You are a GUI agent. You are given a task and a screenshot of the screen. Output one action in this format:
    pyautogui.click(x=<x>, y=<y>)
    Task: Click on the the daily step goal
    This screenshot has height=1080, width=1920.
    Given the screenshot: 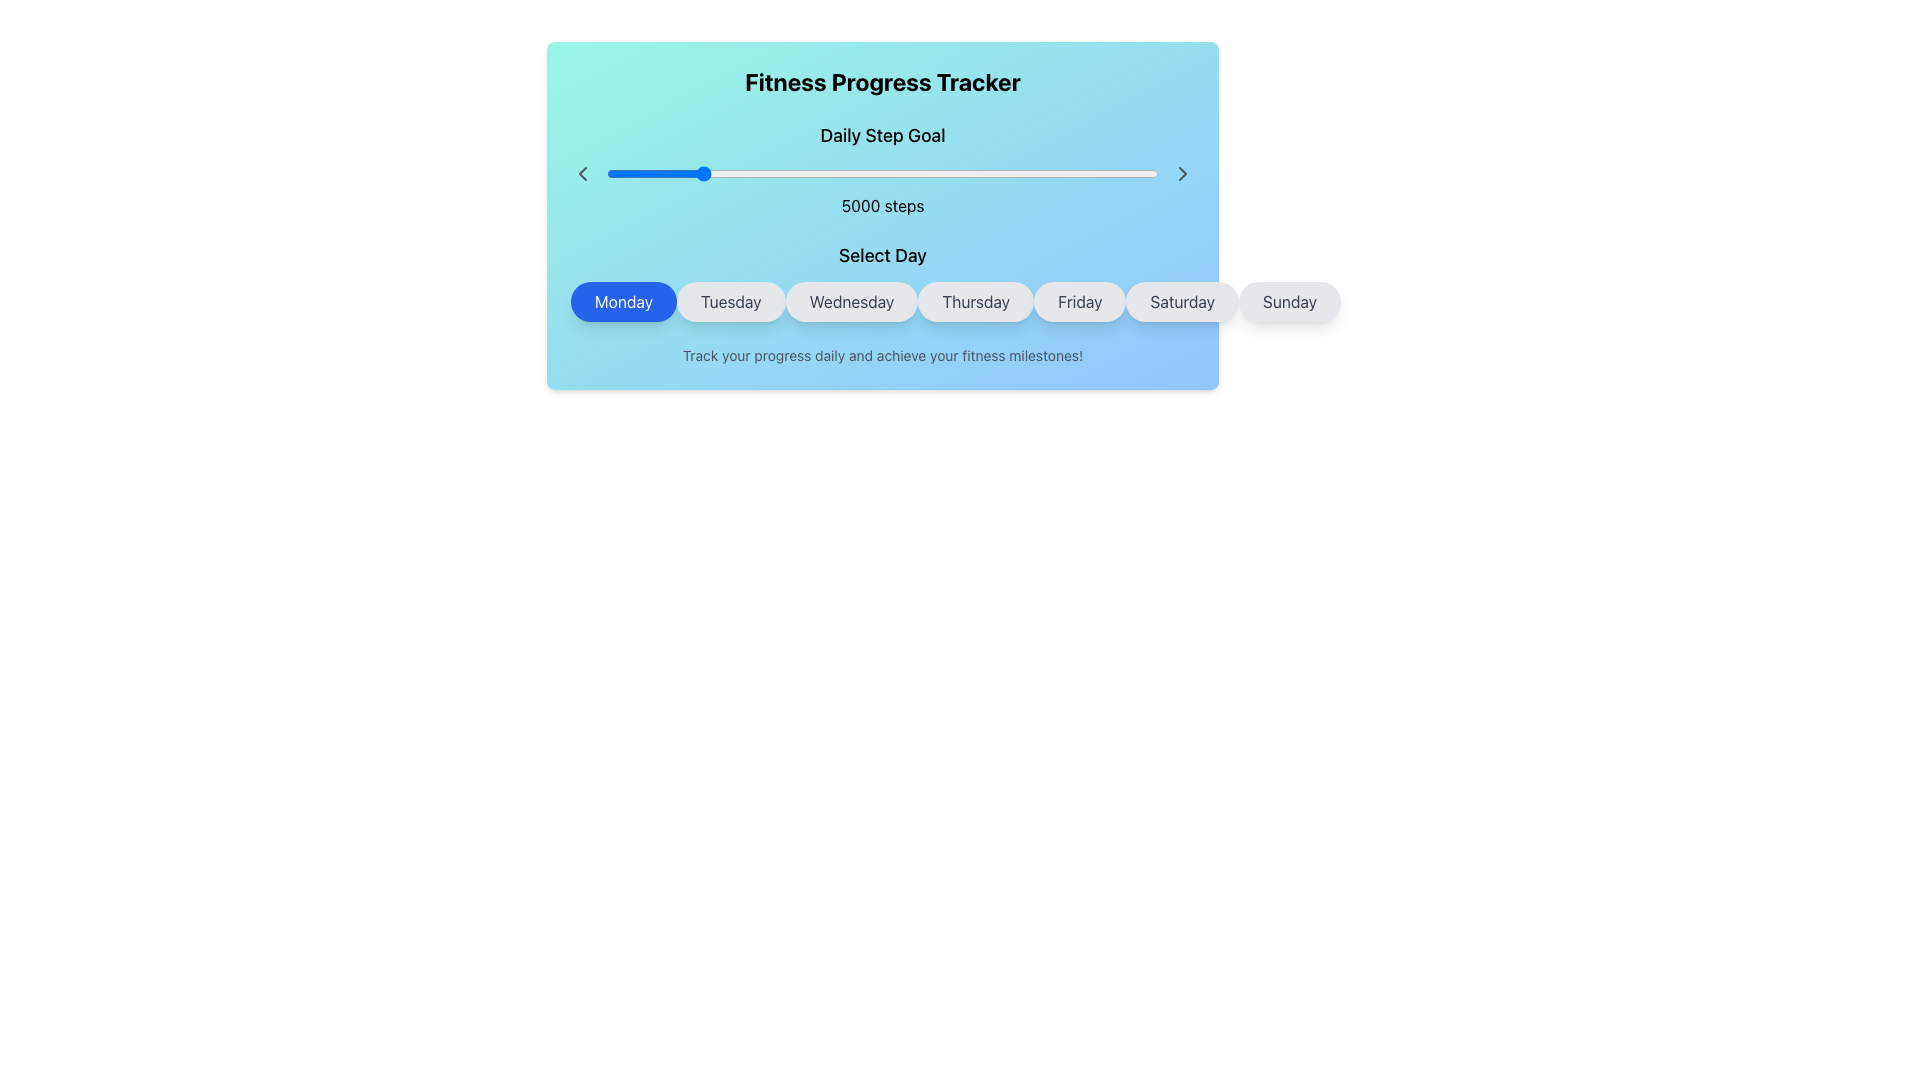 What is the action you would take?
    pyautogui.click(x=771, y=172)
    